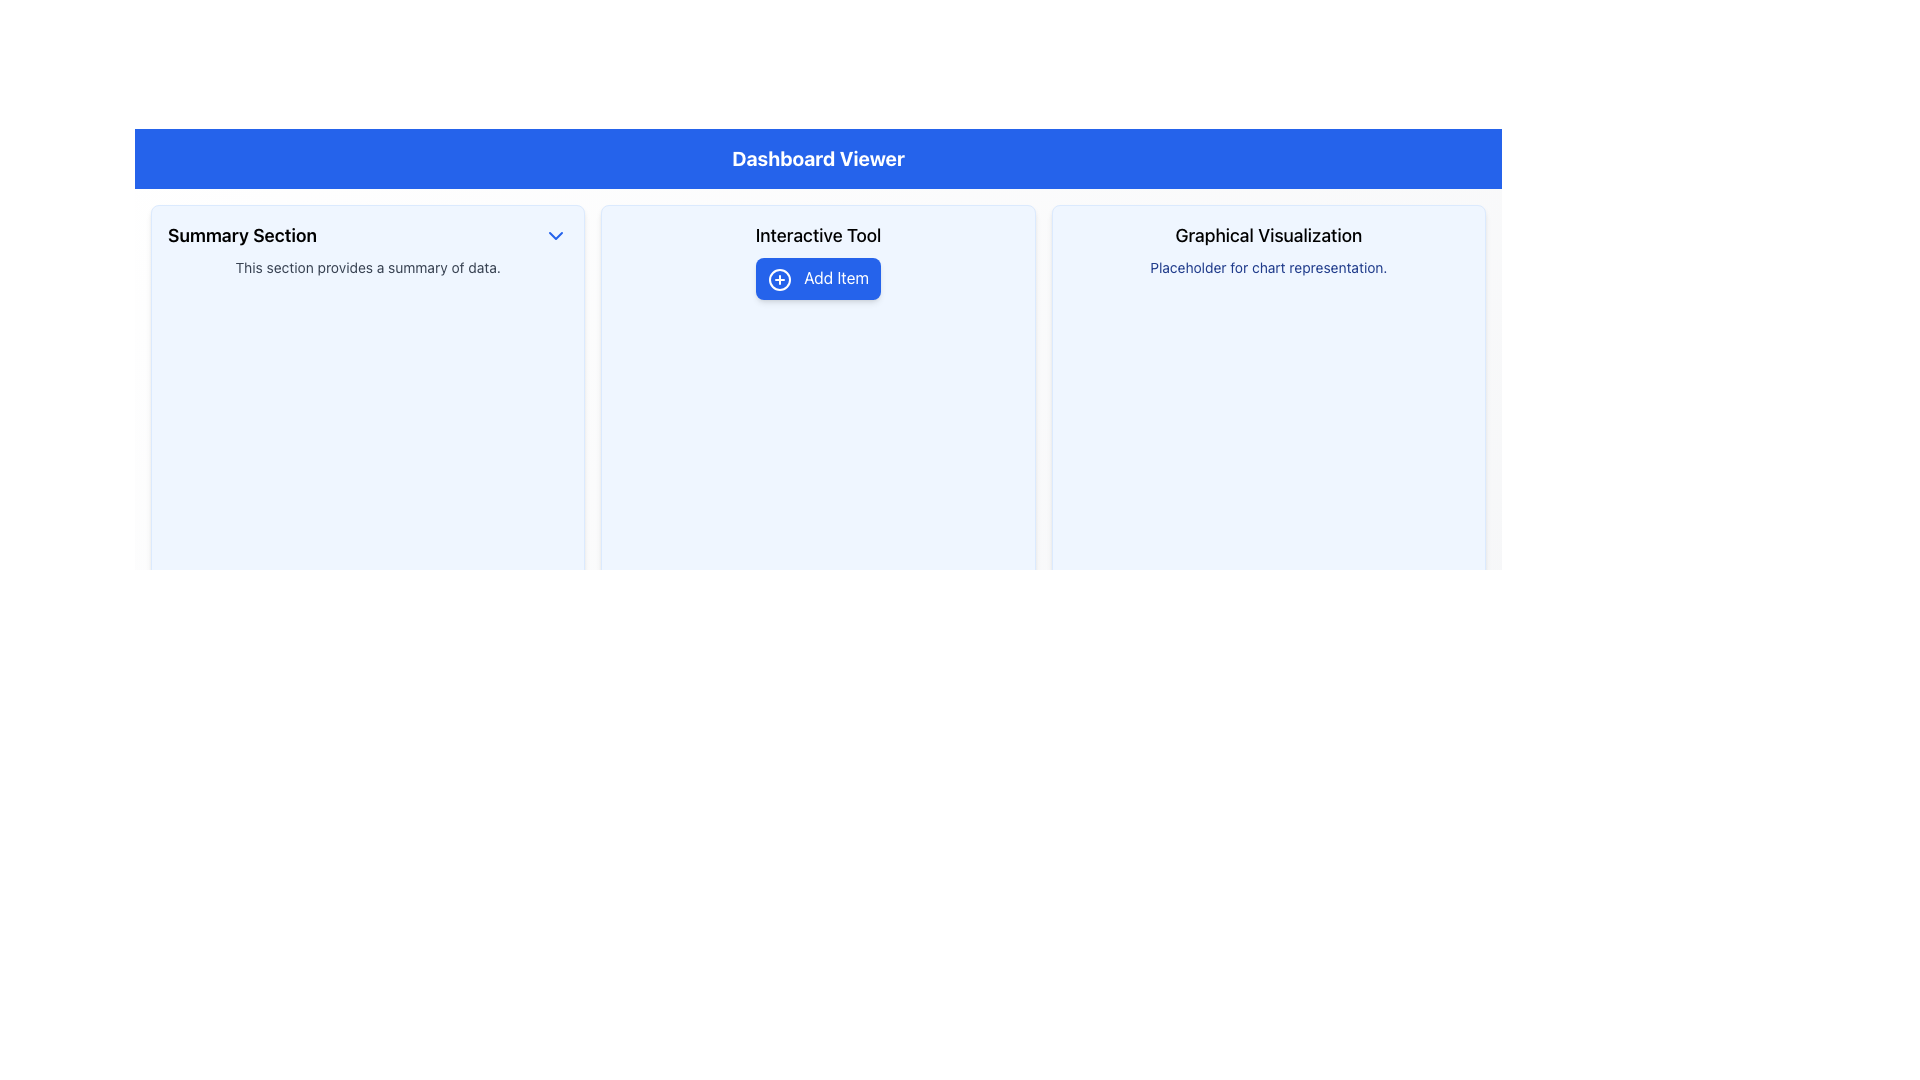 The image size is (1920, 1080). Describe the element at coordinates (241, 234) in the screenshot. I see `the bold, large-font text label displaying 'Summary Section', which is positioned in the top-left area of the interface` at that location.